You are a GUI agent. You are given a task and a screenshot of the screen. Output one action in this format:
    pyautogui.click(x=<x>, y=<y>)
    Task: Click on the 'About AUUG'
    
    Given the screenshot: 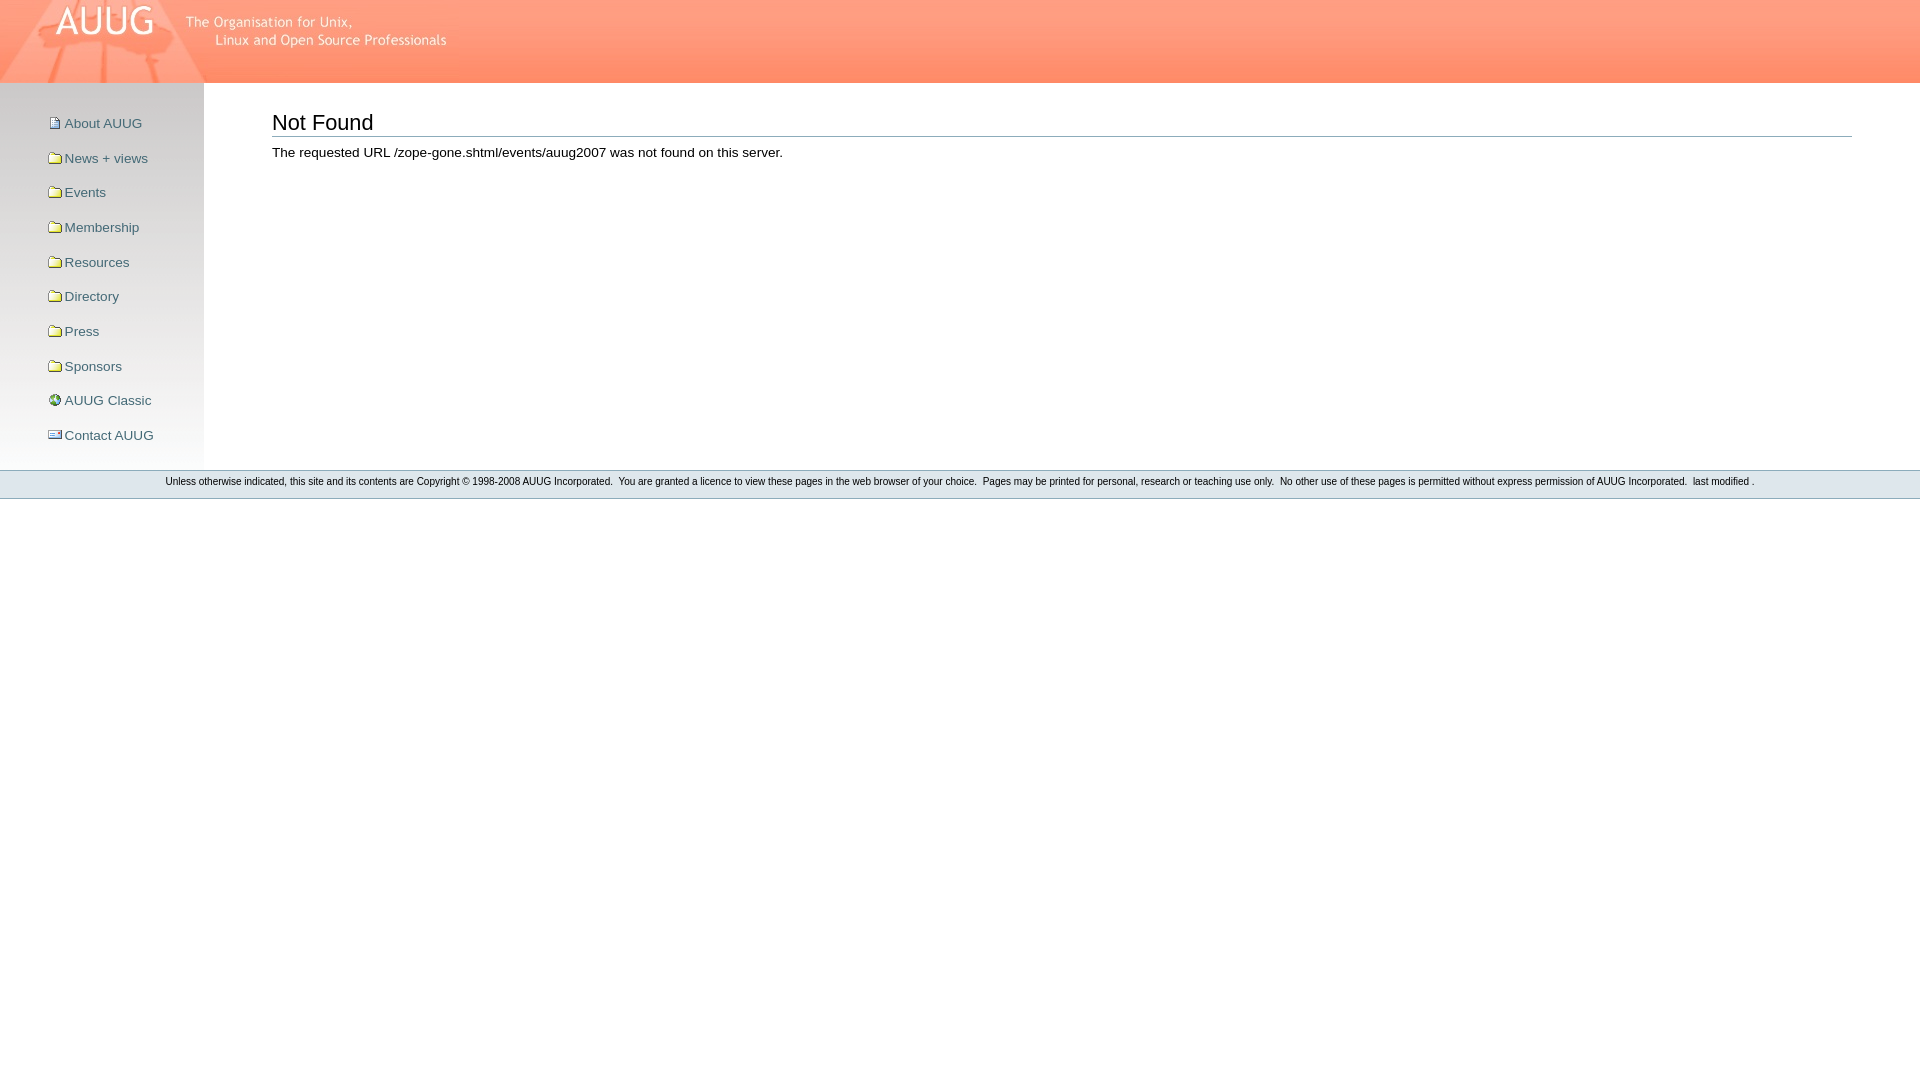 What is the action you would take?
    pyautogui.click(x=118, y=123)
    